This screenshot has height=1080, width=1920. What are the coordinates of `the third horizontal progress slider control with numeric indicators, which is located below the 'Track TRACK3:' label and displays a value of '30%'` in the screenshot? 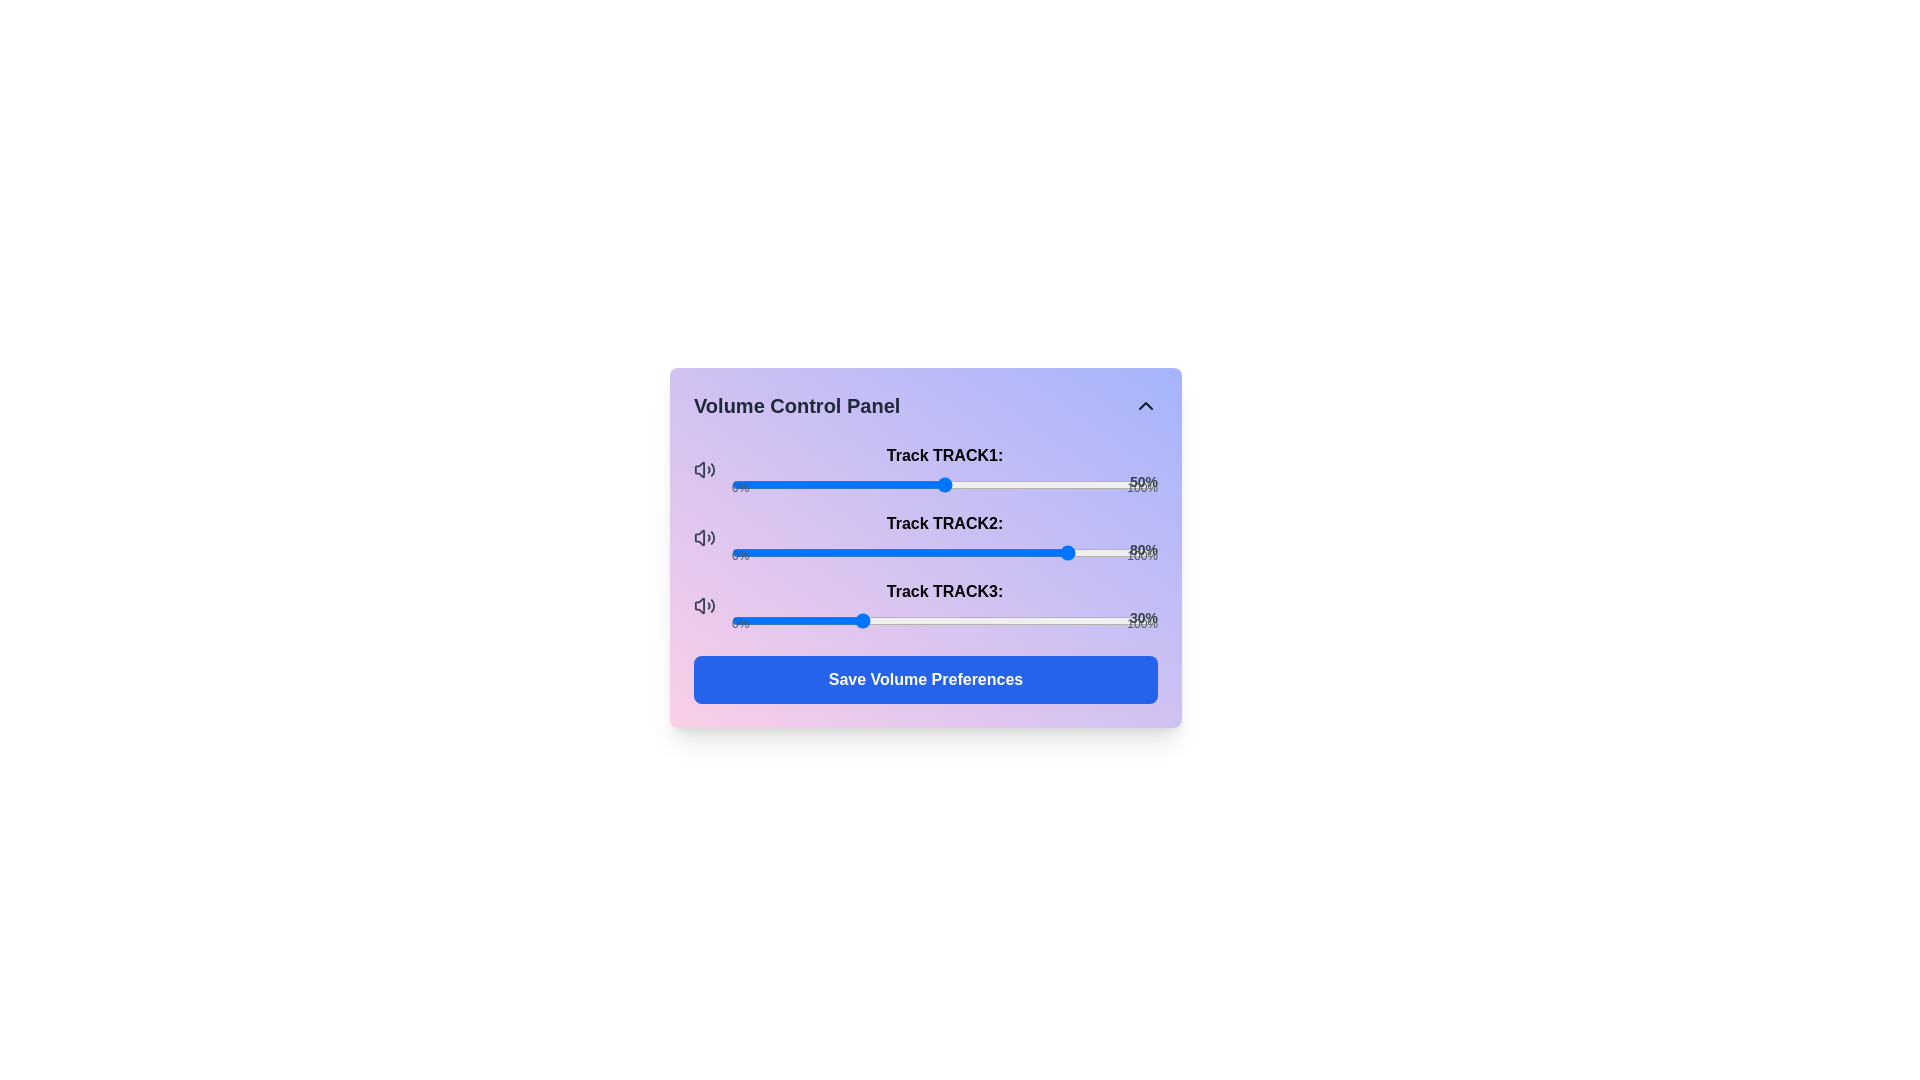 It's located at (944, 619).